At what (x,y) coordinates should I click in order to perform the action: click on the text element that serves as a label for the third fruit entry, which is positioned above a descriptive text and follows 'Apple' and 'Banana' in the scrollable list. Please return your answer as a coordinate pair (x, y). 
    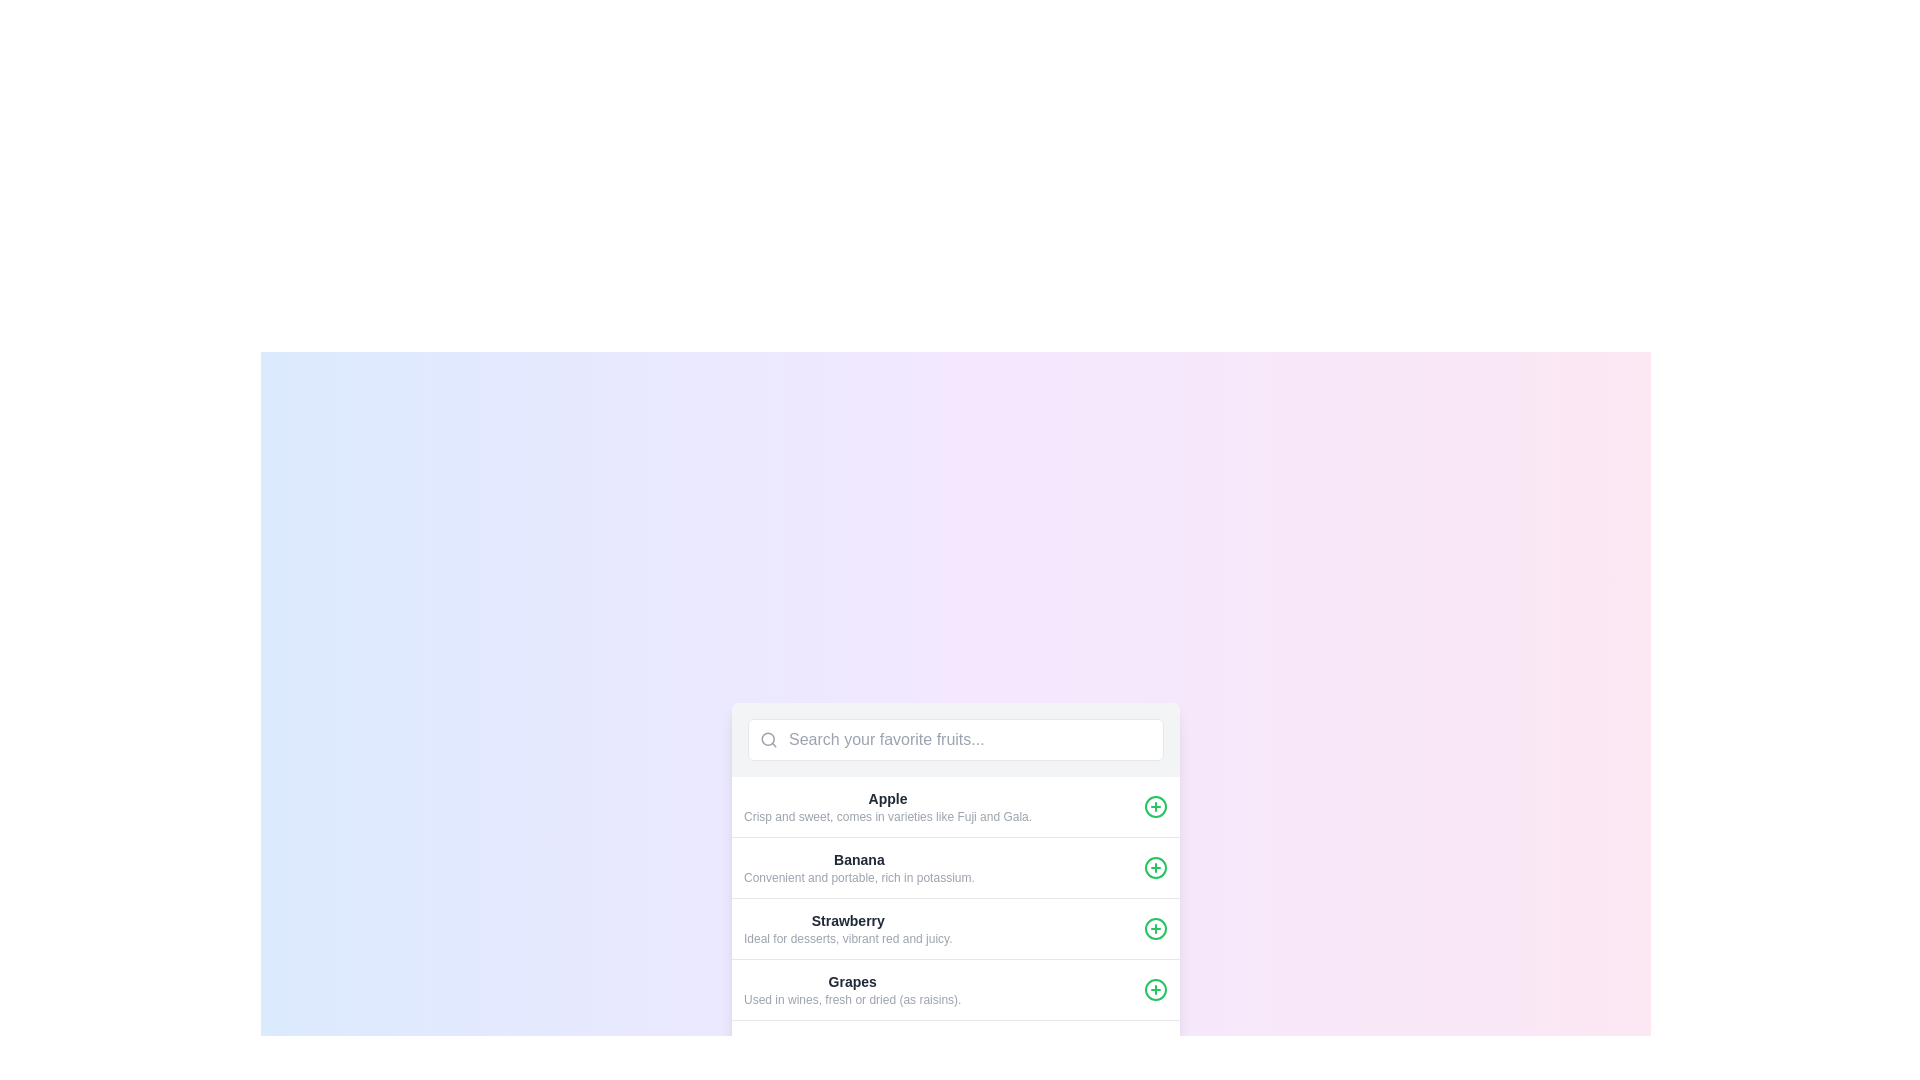
    Looking at the image, I should click on (848, 921).